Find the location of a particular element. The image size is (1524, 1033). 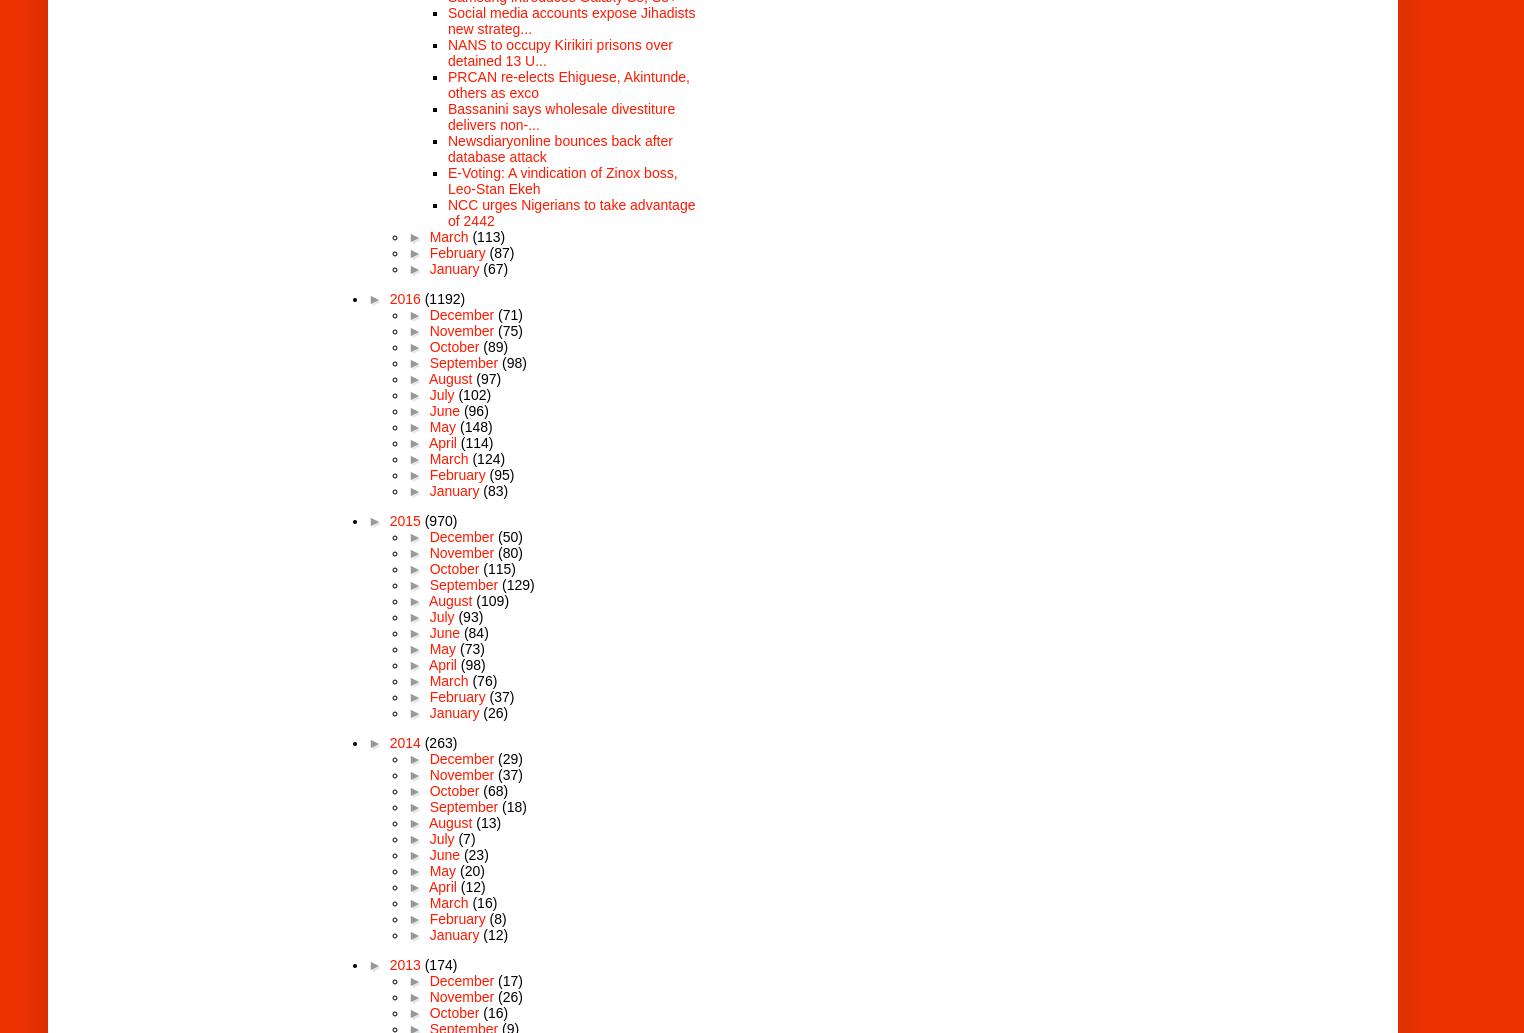

'(89)' is located at coordinates (495, 345).